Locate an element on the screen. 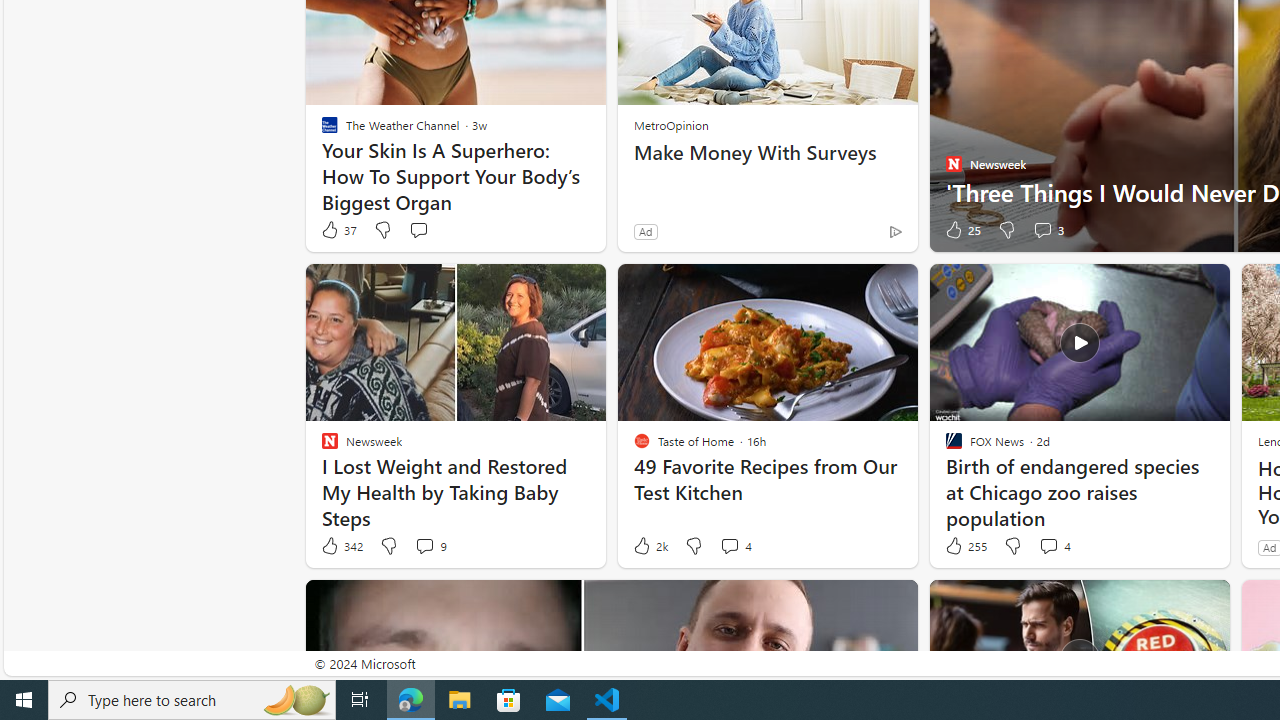  '2k Like' is located at coordinates (649, 546).